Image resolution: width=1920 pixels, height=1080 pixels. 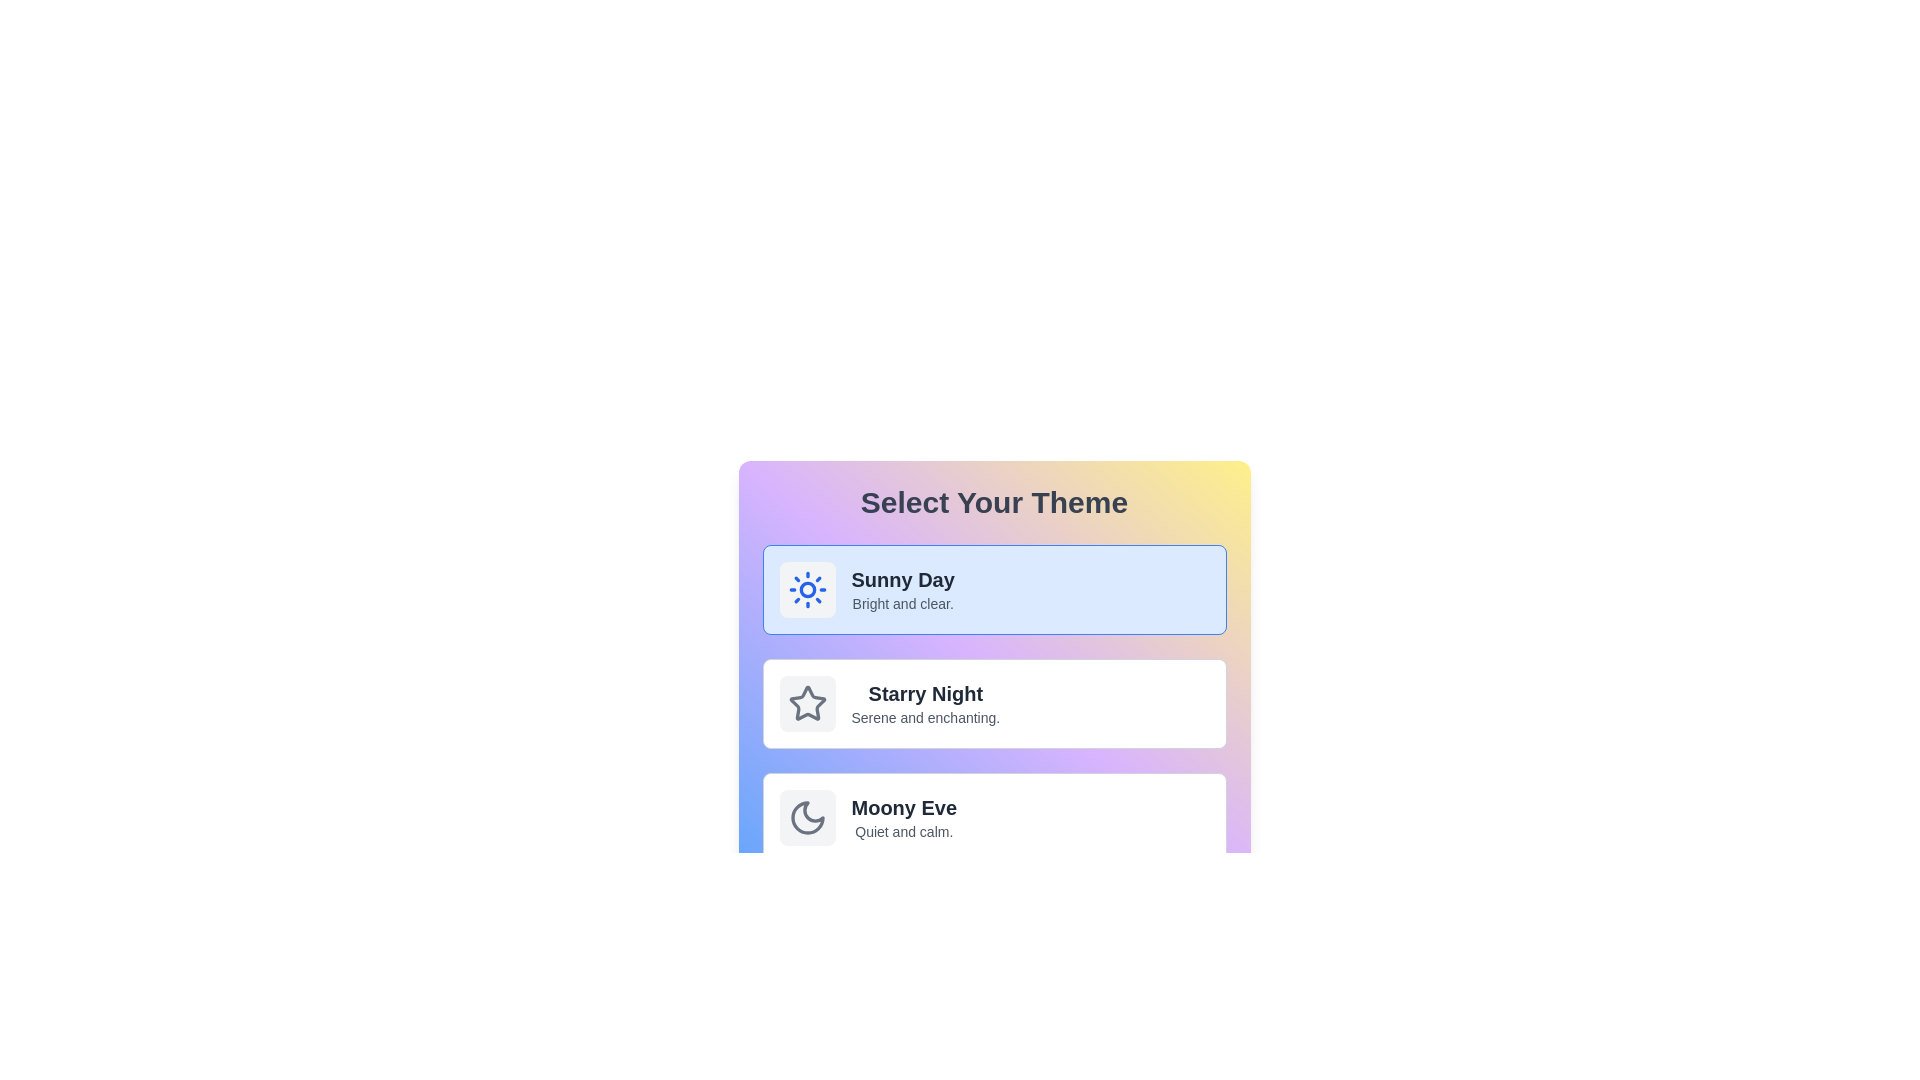 What do you see at coordinates (902, 579) in the screenshot?
I see `the title text element of the theme option` at bounding box center [902, 579].